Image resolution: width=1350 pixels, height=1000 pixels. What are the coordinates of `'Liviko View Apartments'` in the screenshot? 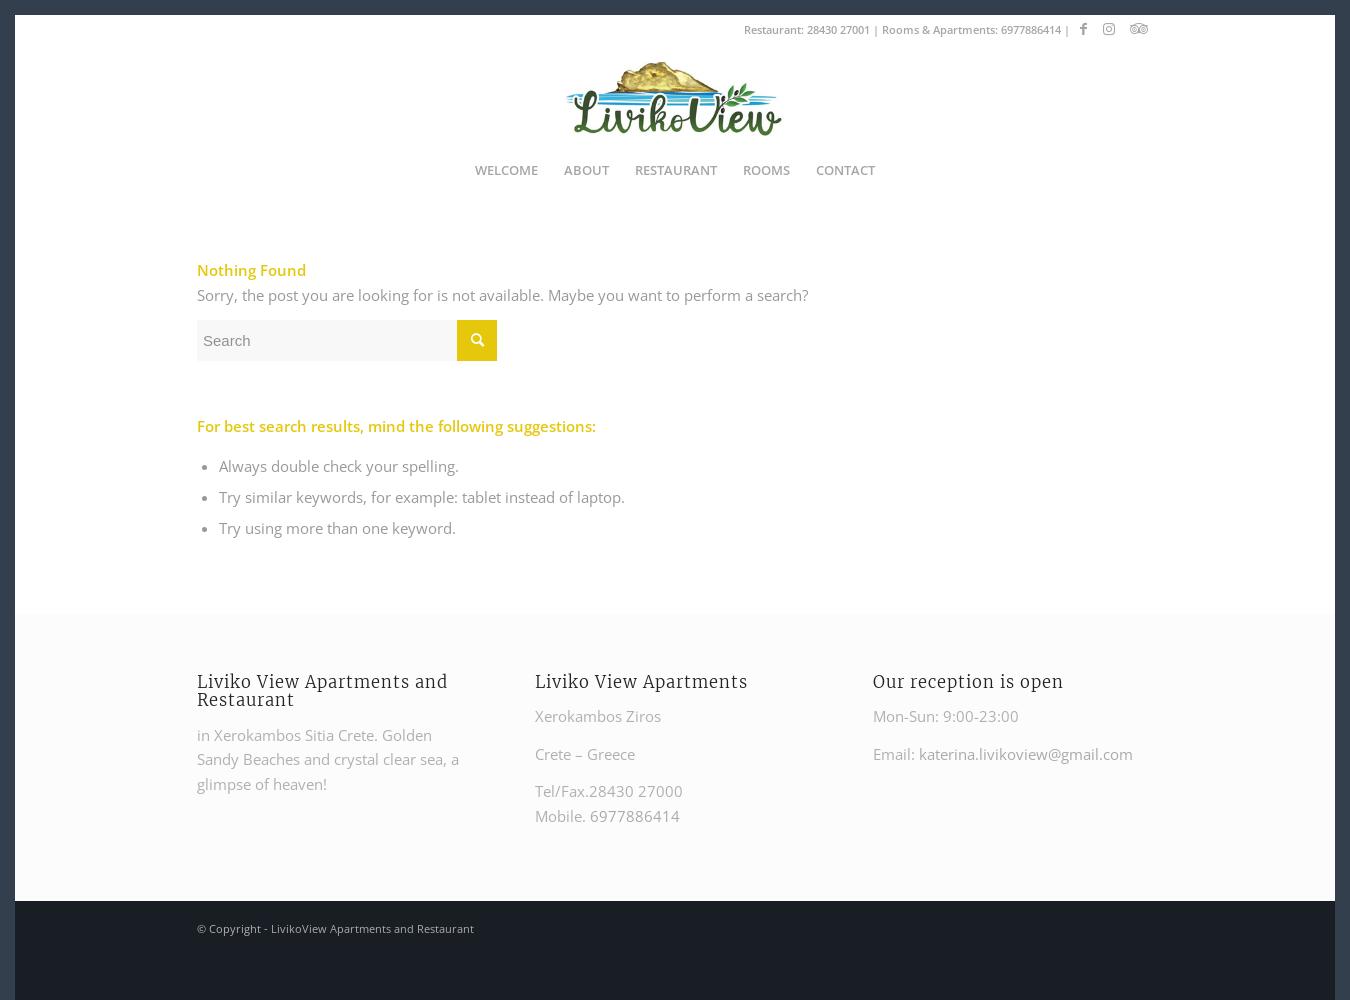 It's located at (640, 681).